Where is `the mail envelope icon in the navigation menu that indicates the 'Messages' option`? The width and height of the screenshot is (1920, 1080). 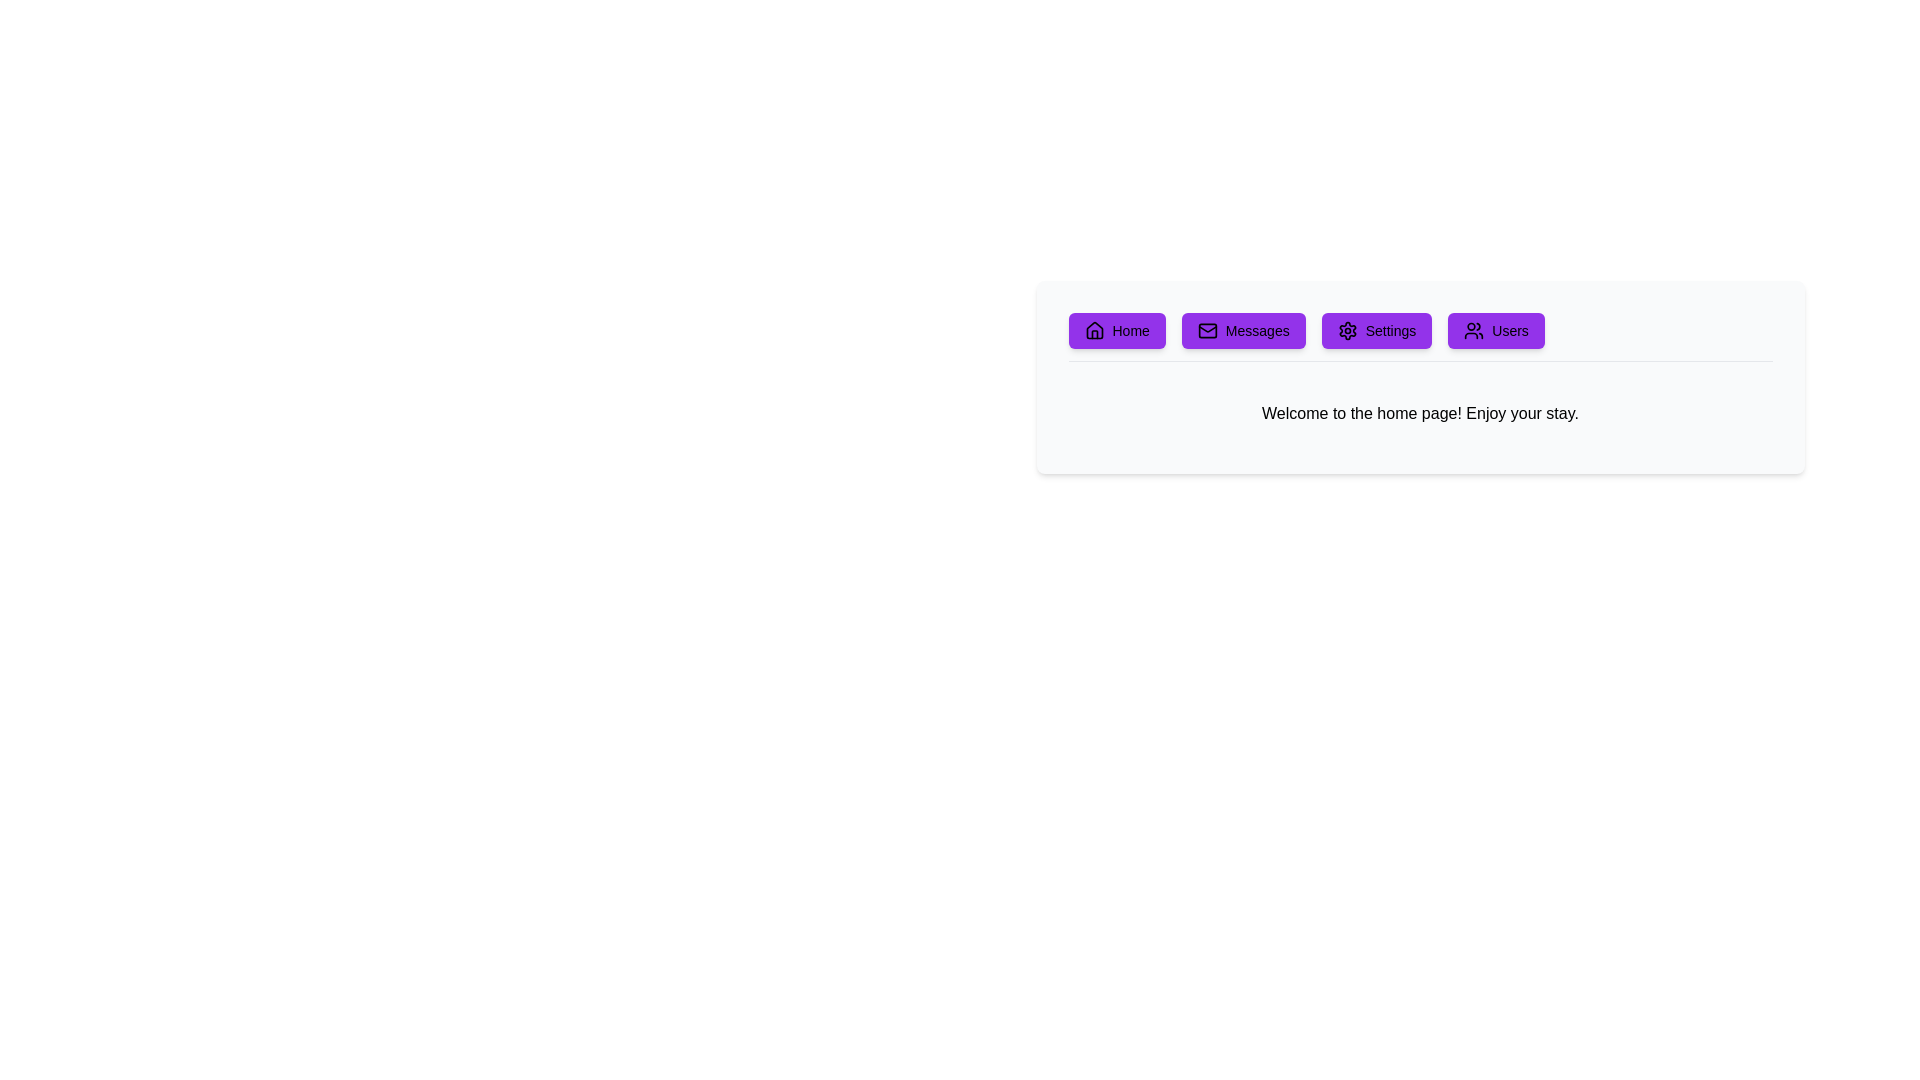 the mail envelope icon in the navigation menu that indicates the 'Messages' option is located at coordinates (1206, 330).